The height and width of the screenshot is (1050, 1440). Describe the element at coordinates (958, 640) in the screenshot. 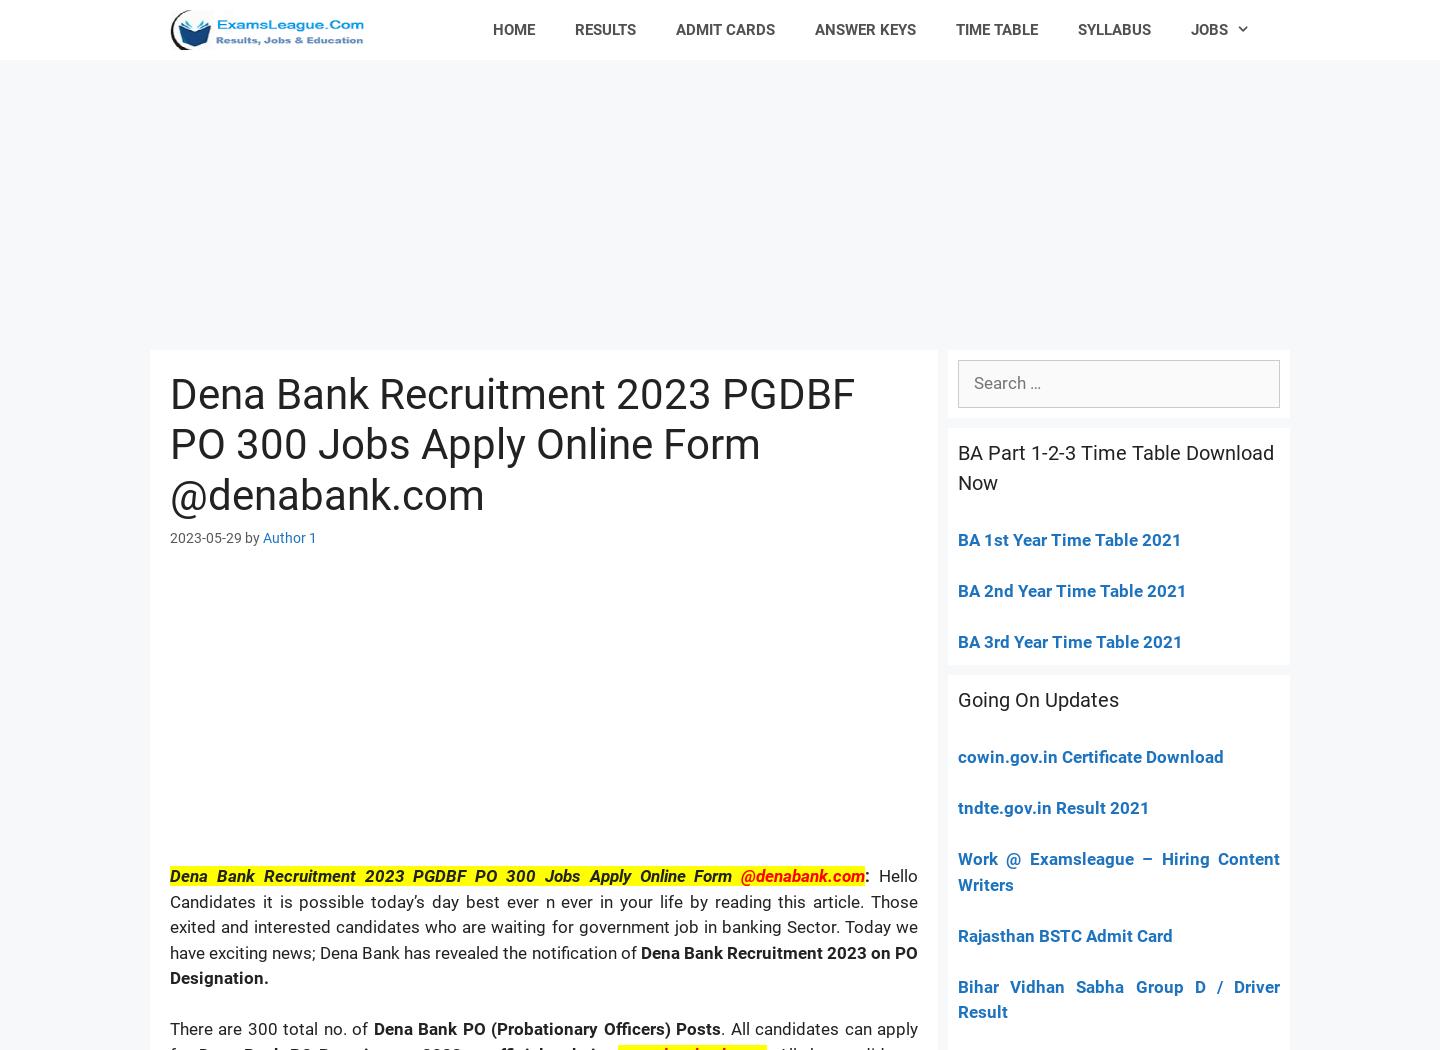

I see `'BA 3rd Year Time Table 2021'` at that location.